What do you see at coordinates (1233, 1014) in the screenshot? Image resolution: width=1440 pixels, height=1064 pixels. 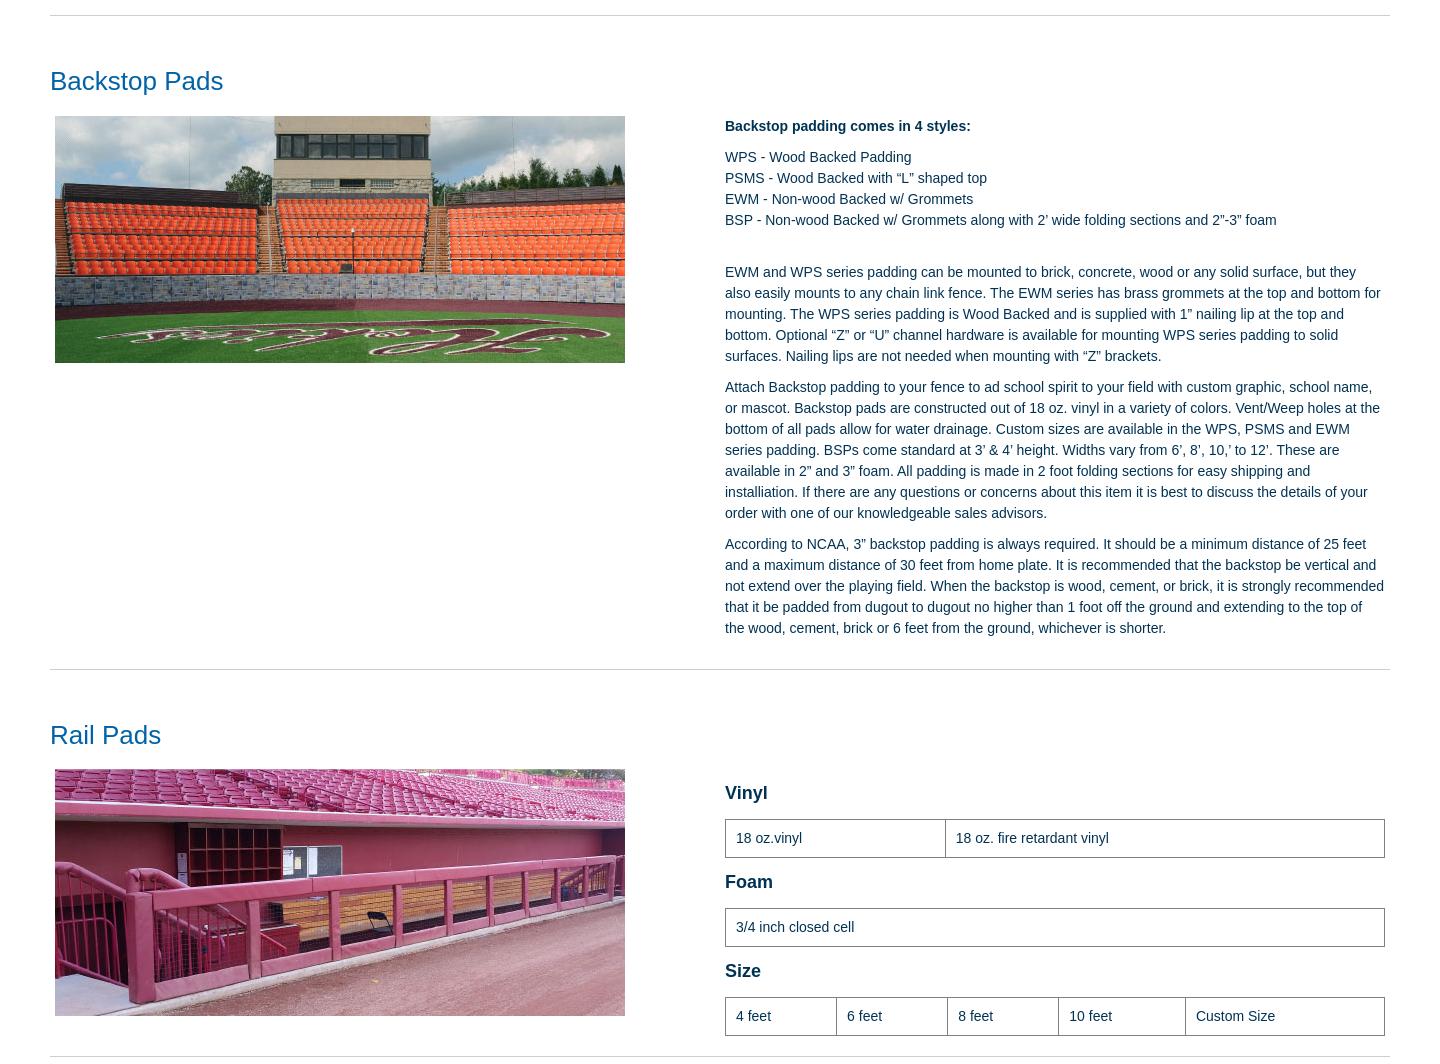 I see `'Custom Size'` at bounding box center [1233, 1014].